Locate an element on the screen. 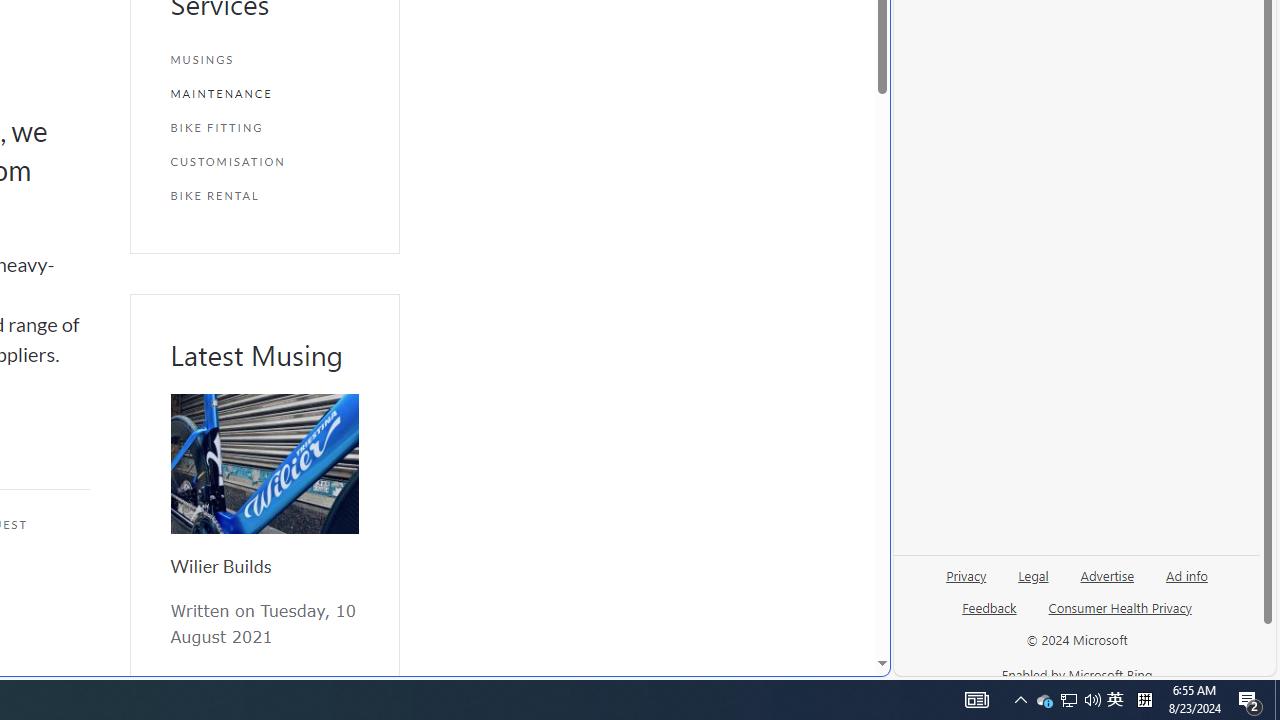  'CUSTOMISATION' is located at coordinates (263, 160).